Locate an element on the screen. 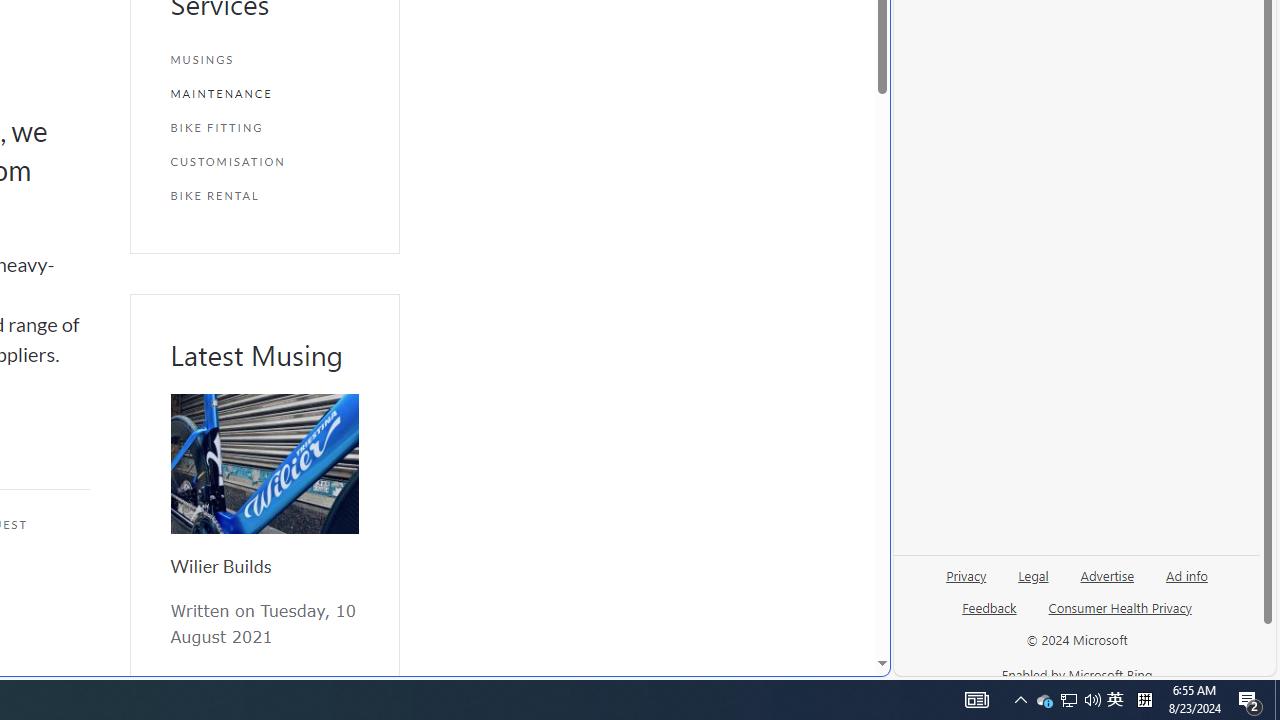  'CUSTOMISATION' is located at coordinates (263, 160).